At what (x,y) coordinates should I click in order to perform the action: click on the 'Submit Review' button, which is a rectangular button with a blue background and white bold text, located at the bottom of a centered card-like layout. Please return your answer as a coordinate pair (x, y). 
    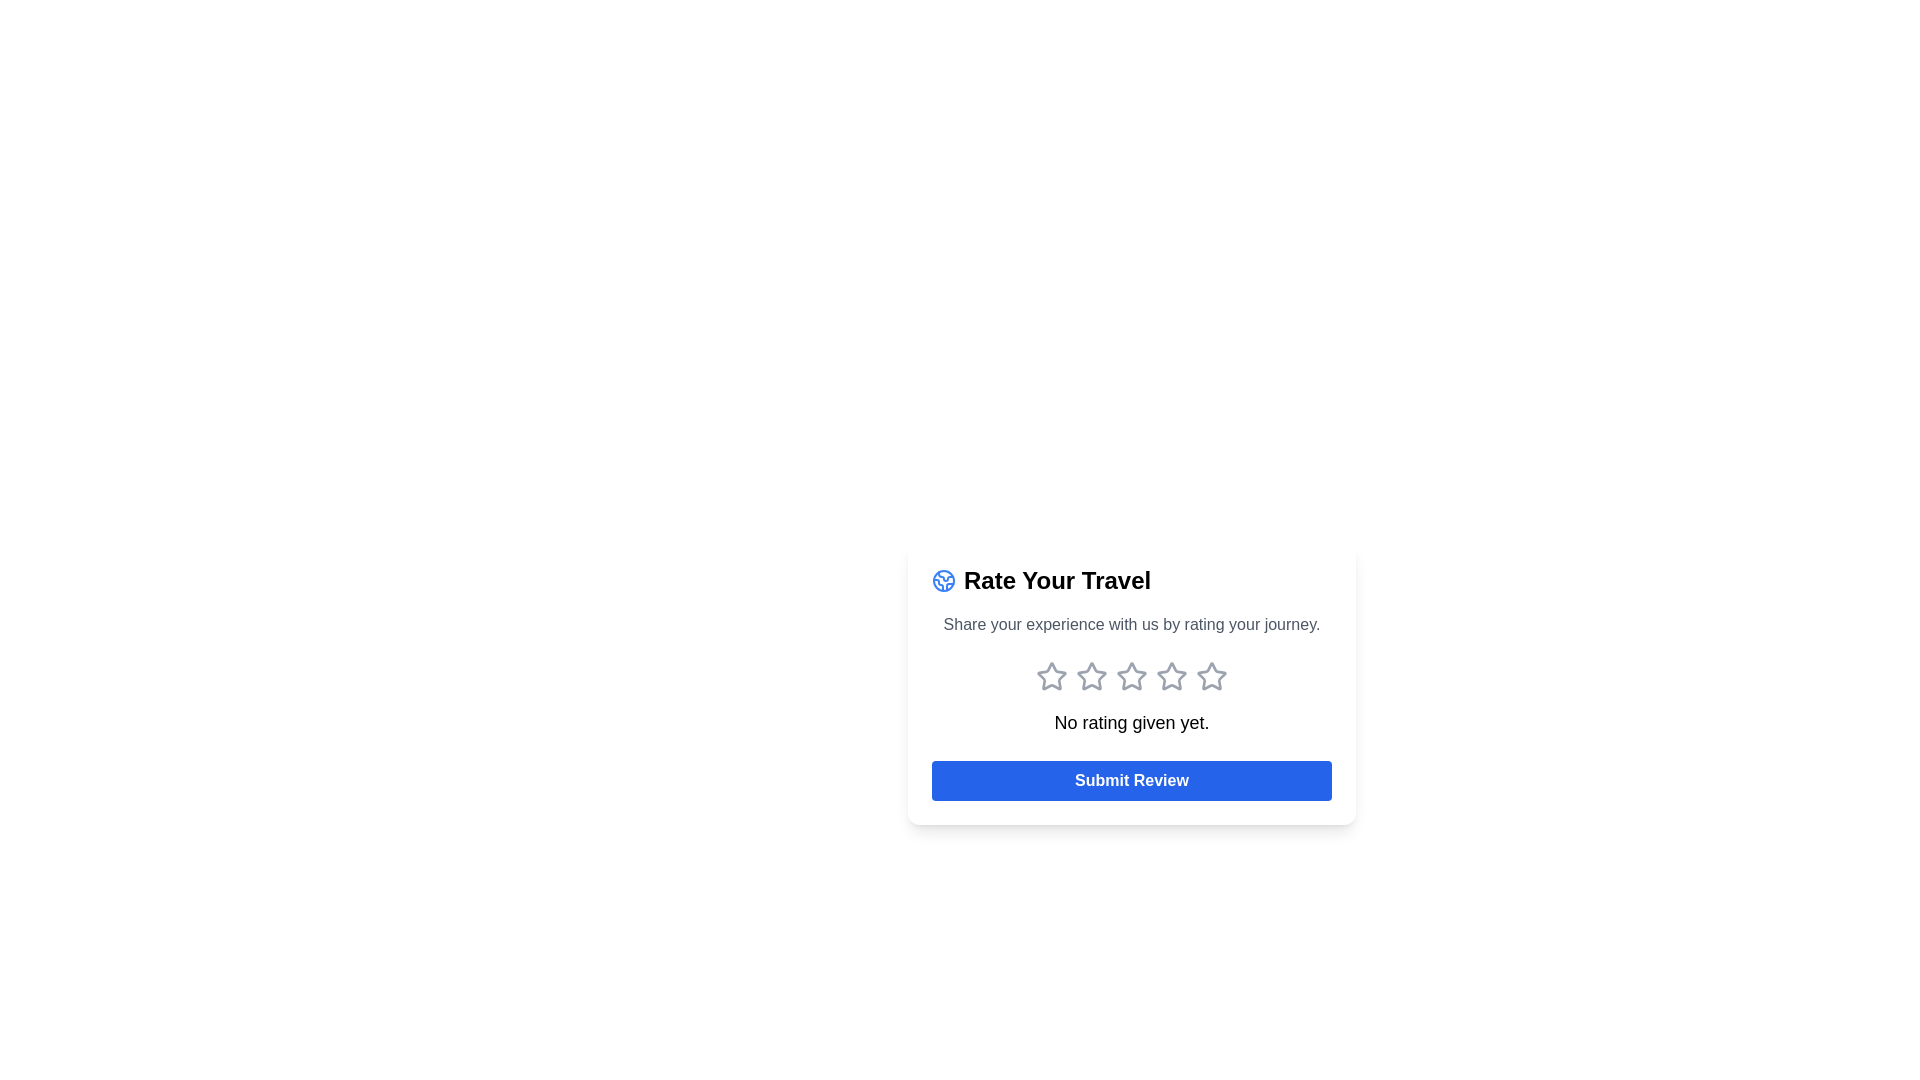
    Looking at the image, I should click on (1132, 779).